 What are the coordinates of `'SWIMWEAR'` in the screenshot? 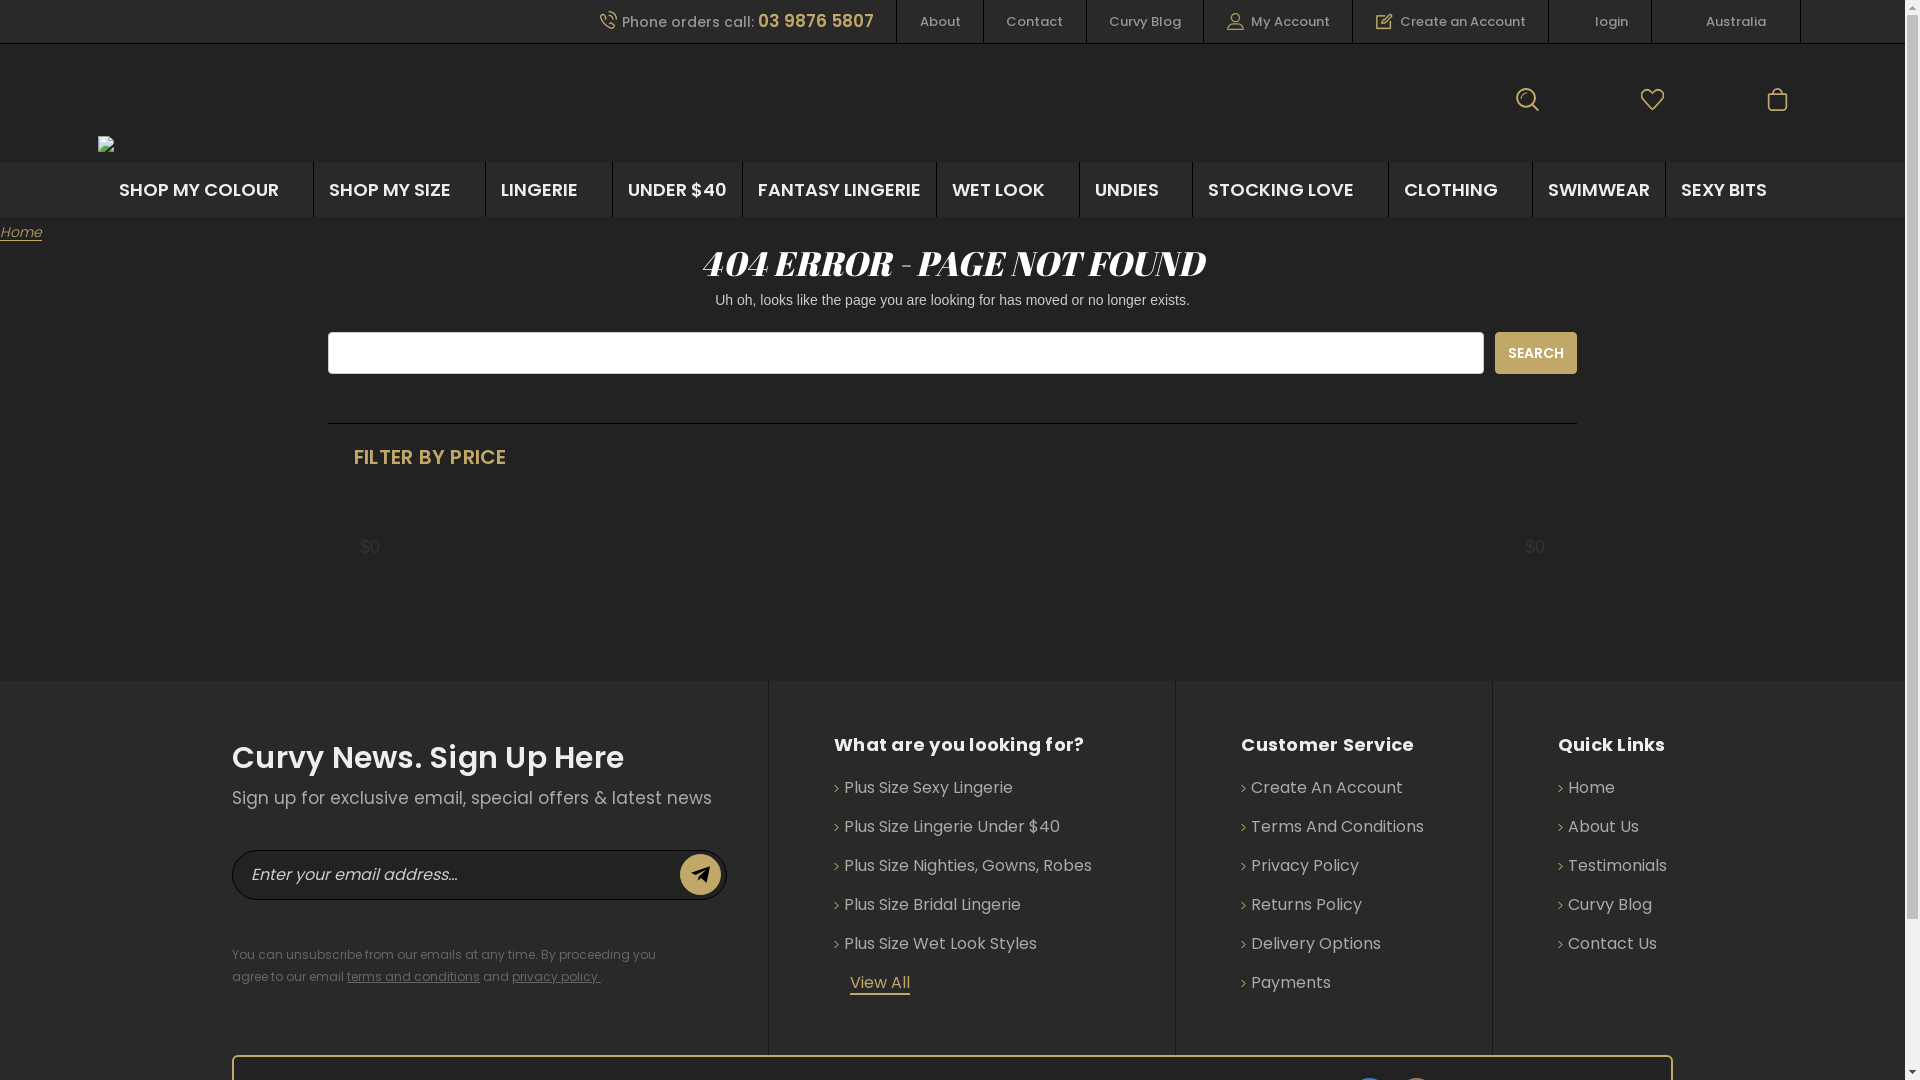 It's located at (1531, 189).